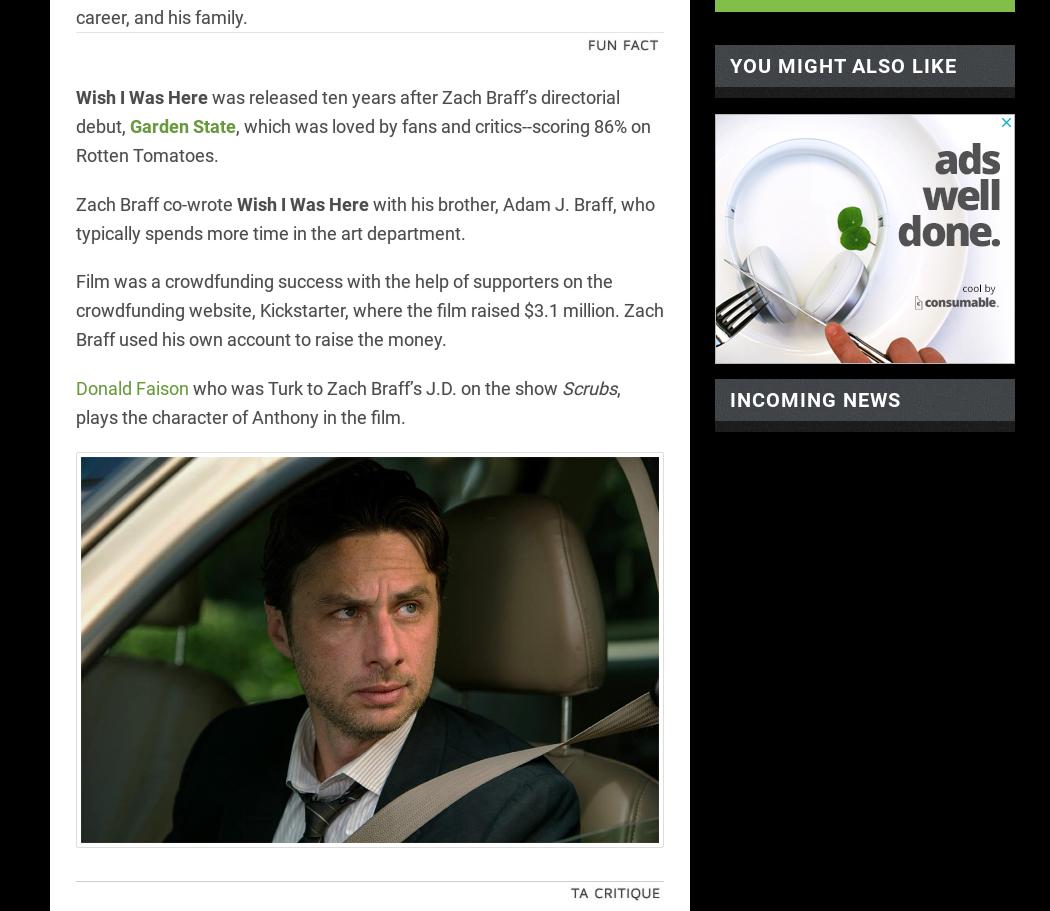 The image size is (1050, 911). Describe the element at coordinates (346, 110) in the screenshot. I see `'was released ten years after Zach Braff’s directorial debut,'` at that location.